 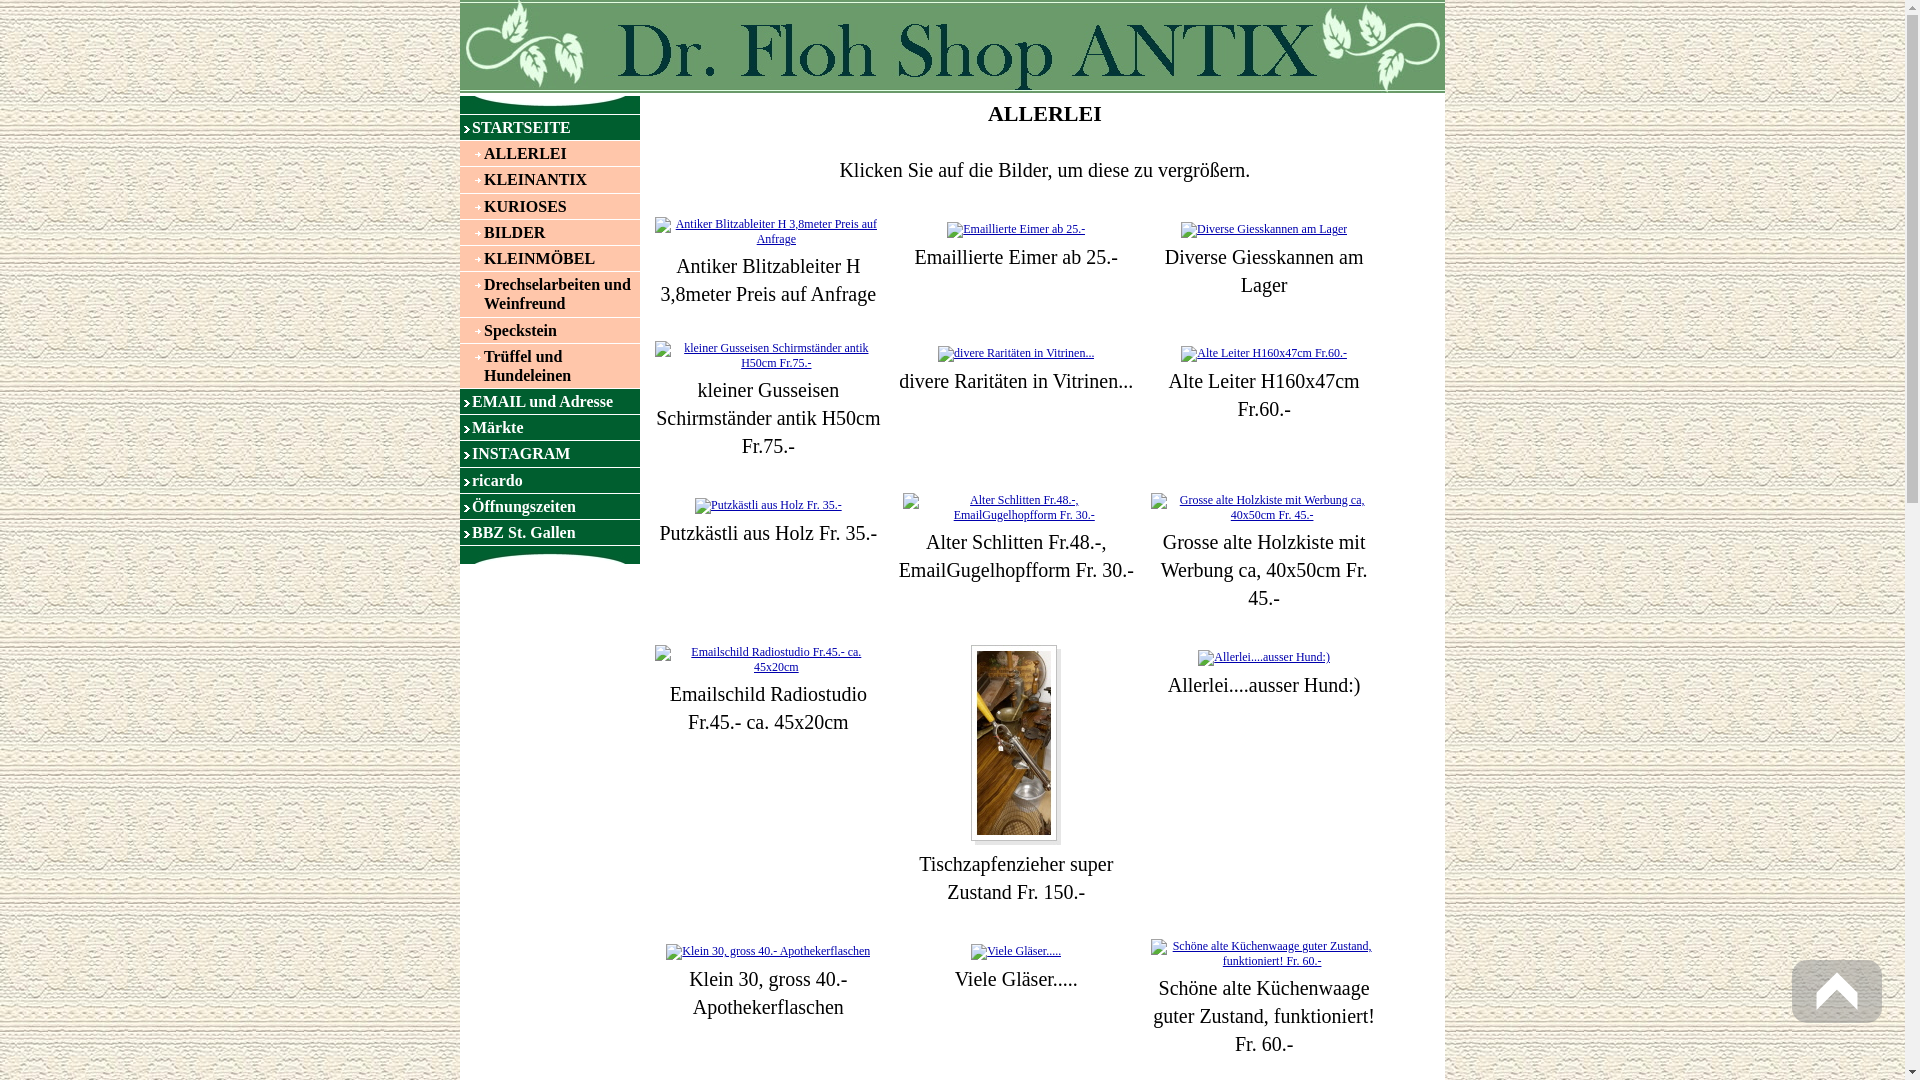 What do you see at coordinates (459, 206) in the screenshot?
I see `'KURIOSES'` at bounding box center [459, 206].